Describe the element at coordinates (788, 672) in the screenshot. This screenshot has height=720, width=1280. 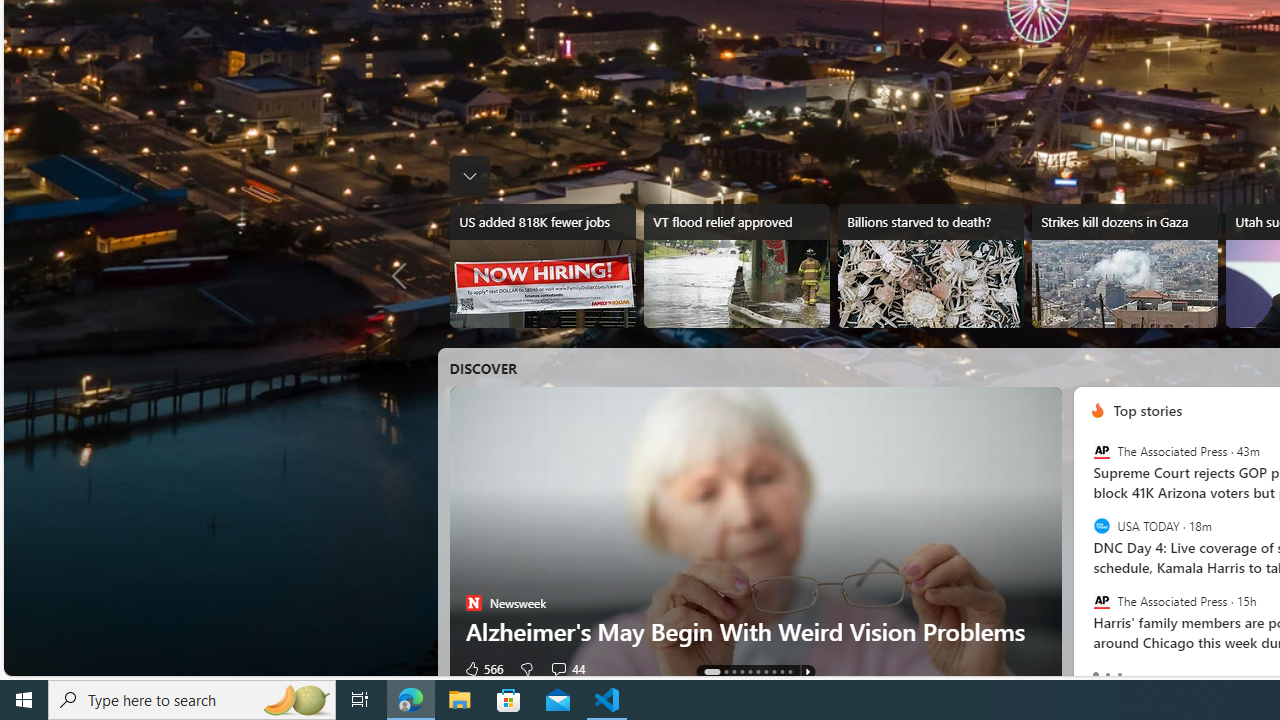
I see `'AutomationID: tab-9'` at that location.